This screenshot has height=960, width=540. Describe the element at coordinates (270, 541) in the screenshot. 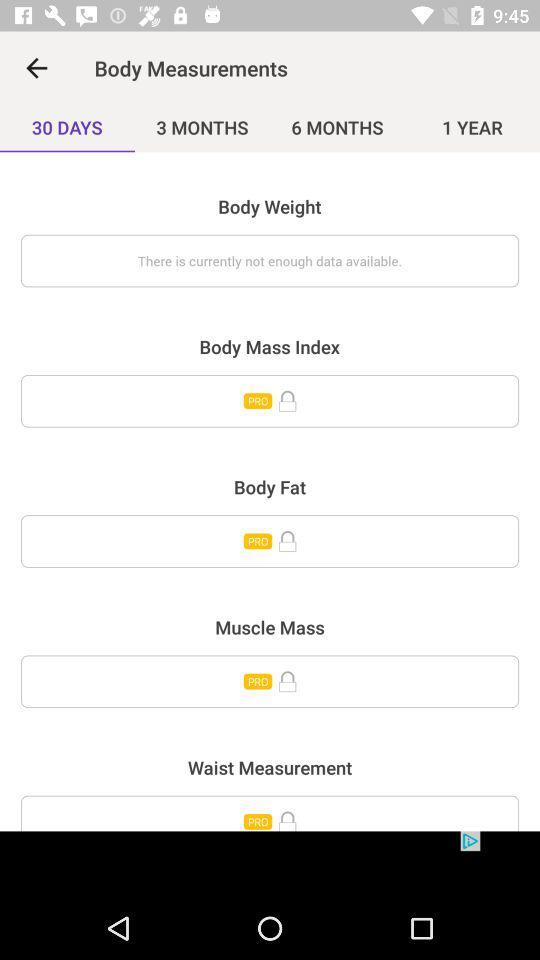

I see `lock button` at that location.